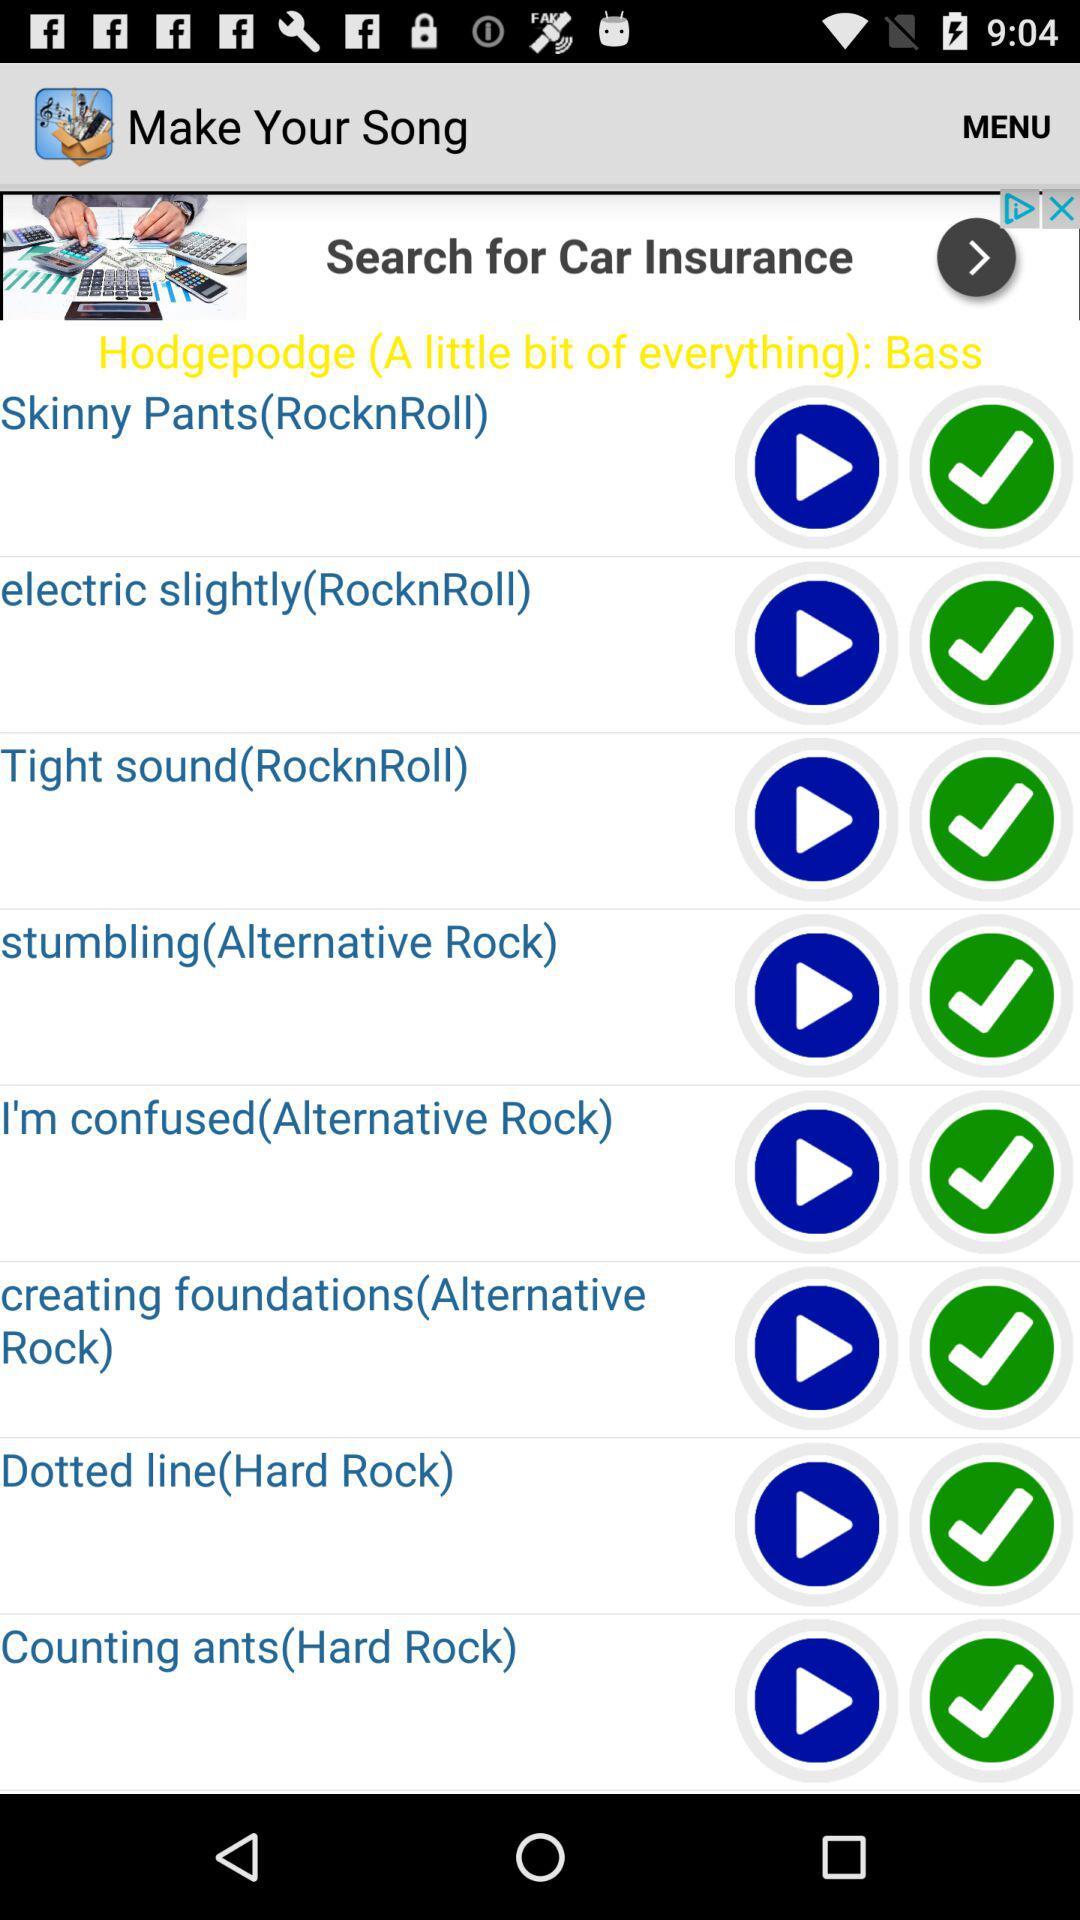  What do you see at coordinates (817, 1349) in the screenshot?
I see `something` at bounding box center [817, 1349].